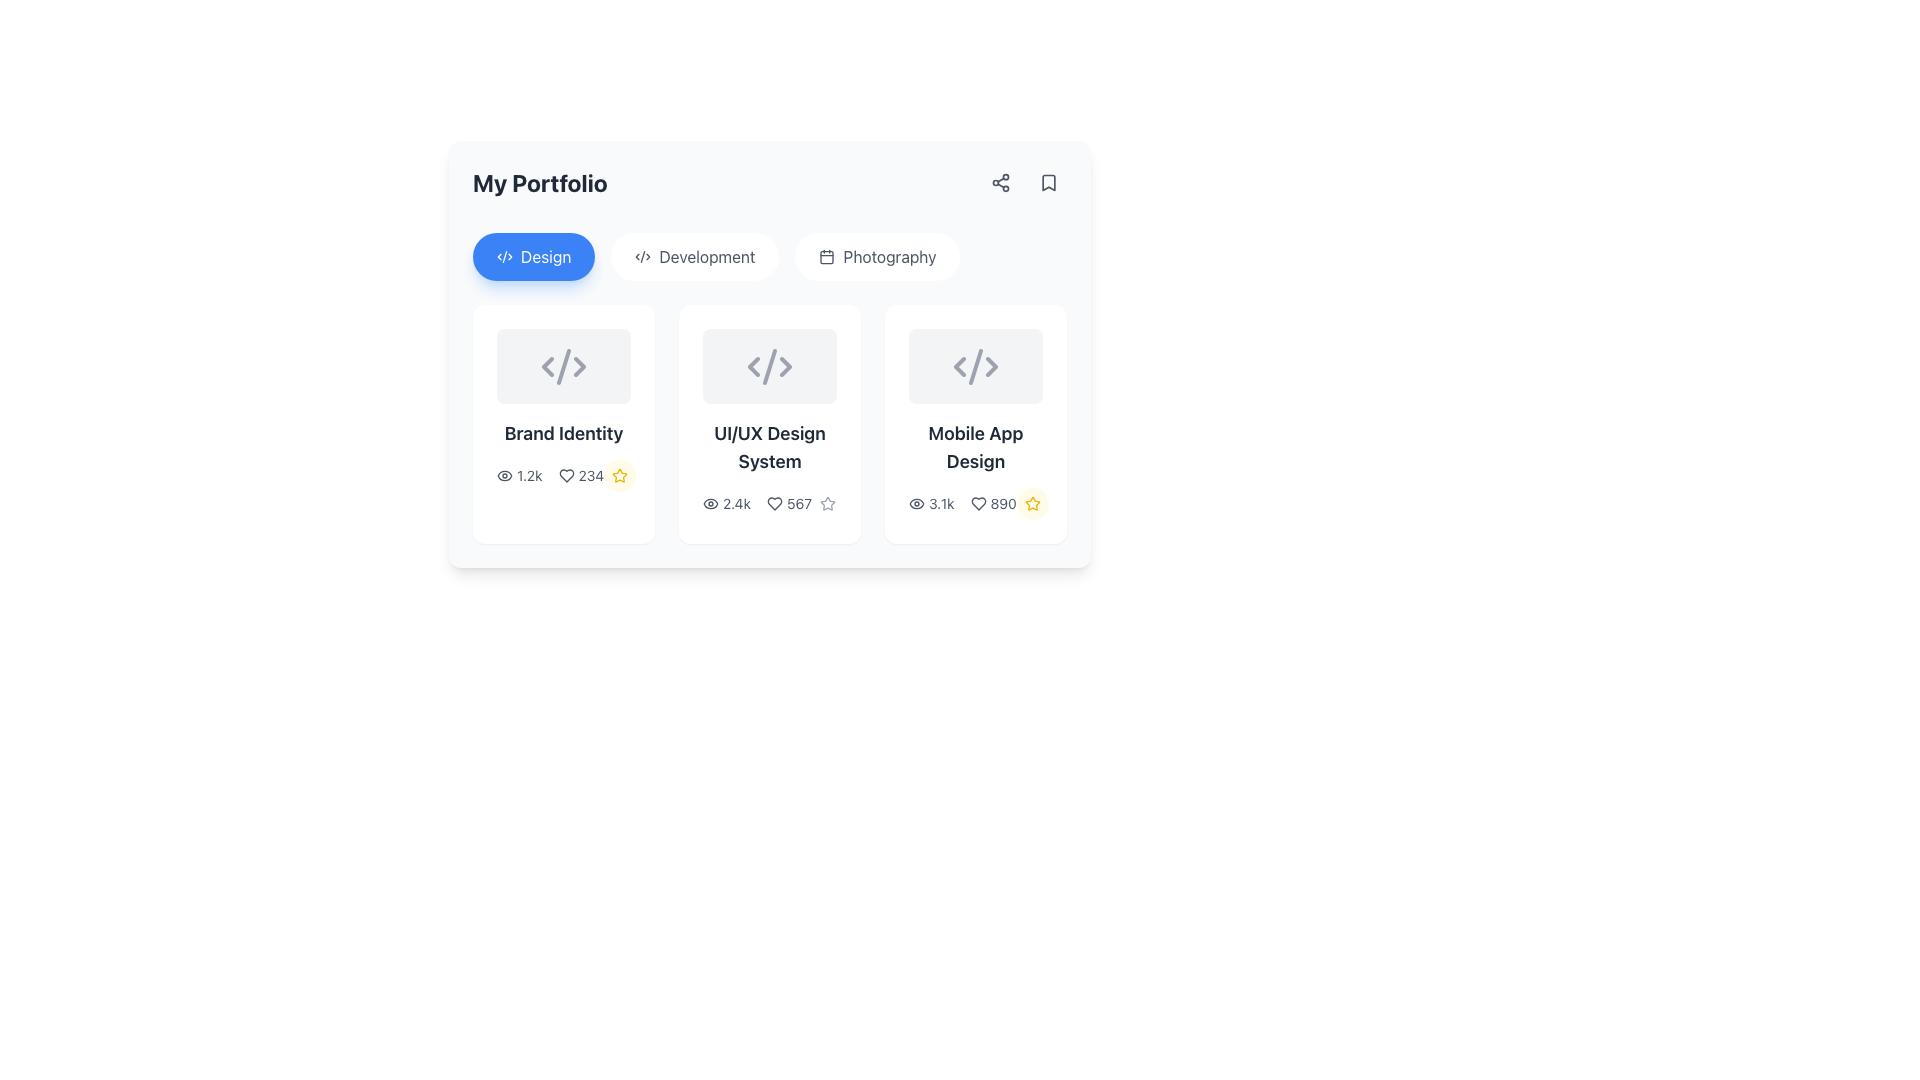 The width and height of the screenshot is (1920, 1080). Describe the element at coordinates (878, 256) in the screenshot. I see `the photography navigation button, which is the third button in a horizontal sequence of three buttons` at that location.